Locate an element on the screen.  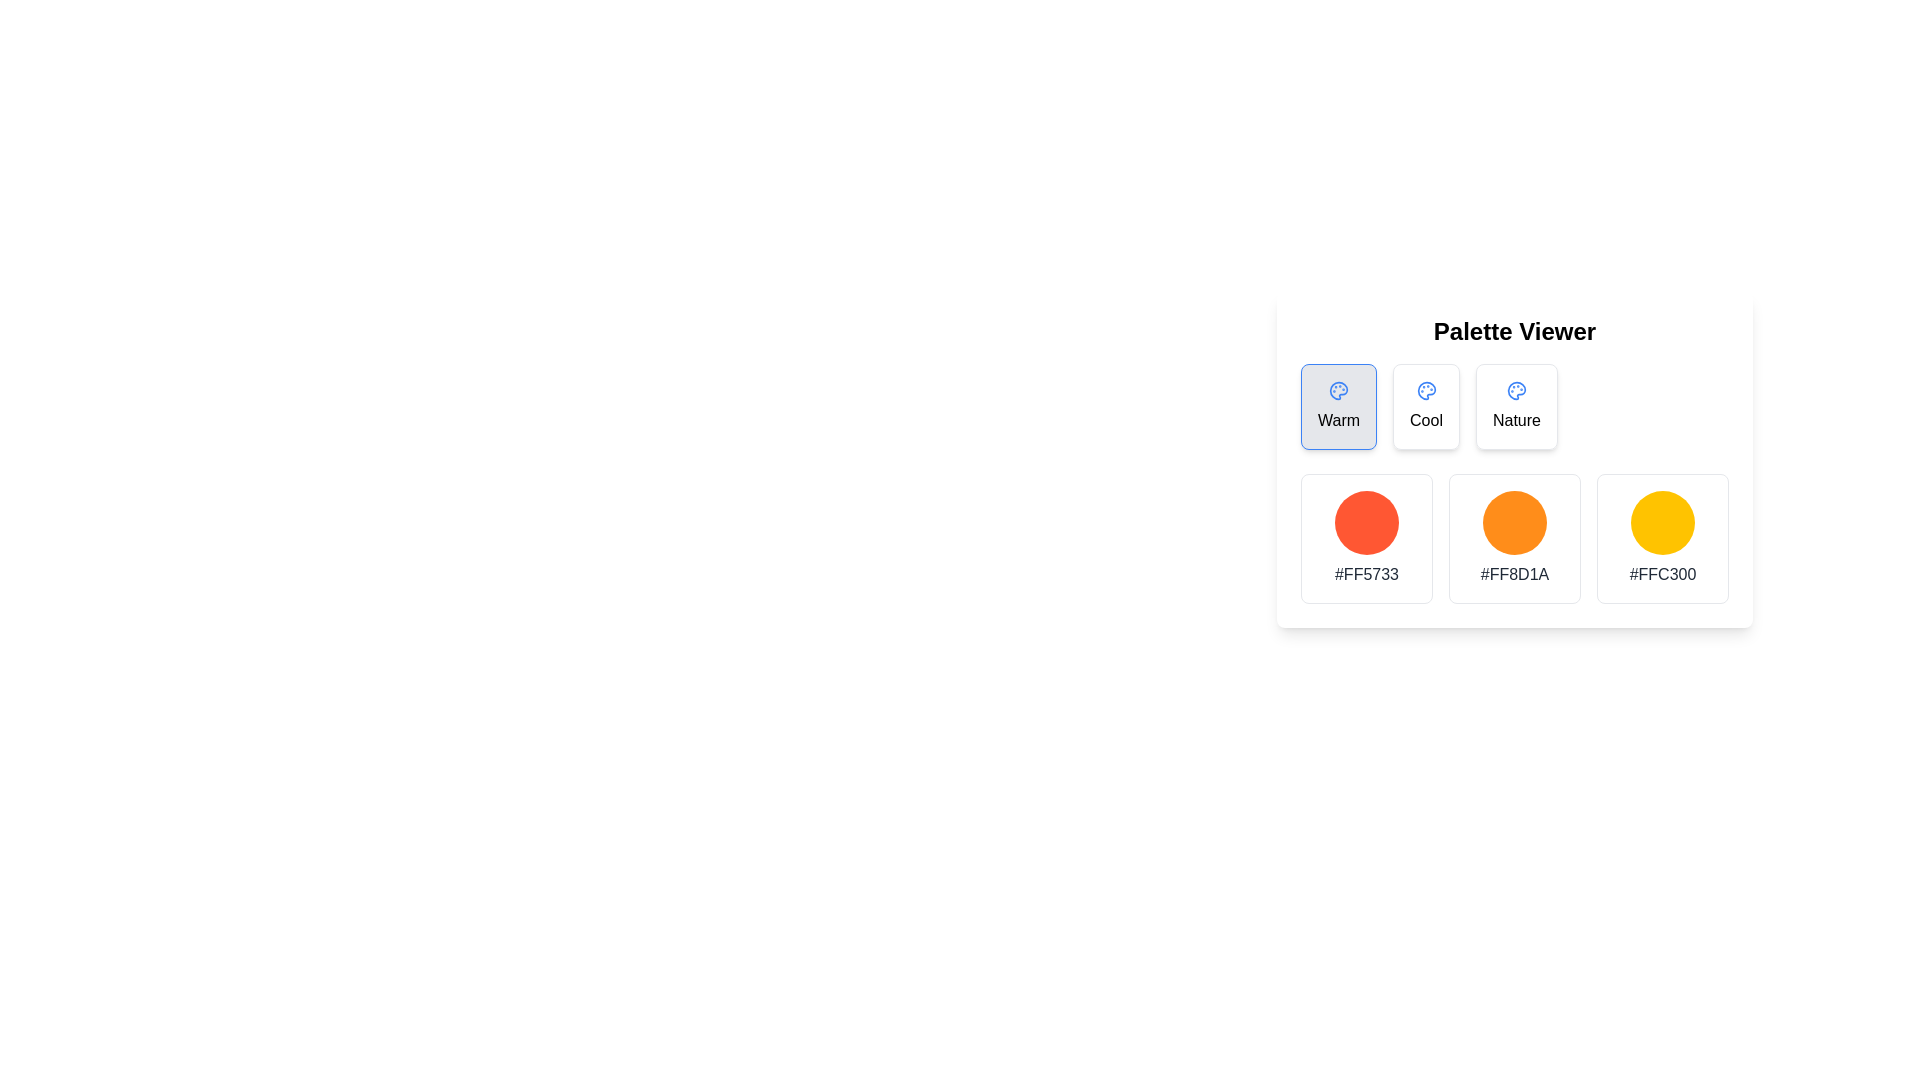
the third card labeled 'Nature' in the horizontal list of theme options is located at coordinates (1516, 406).